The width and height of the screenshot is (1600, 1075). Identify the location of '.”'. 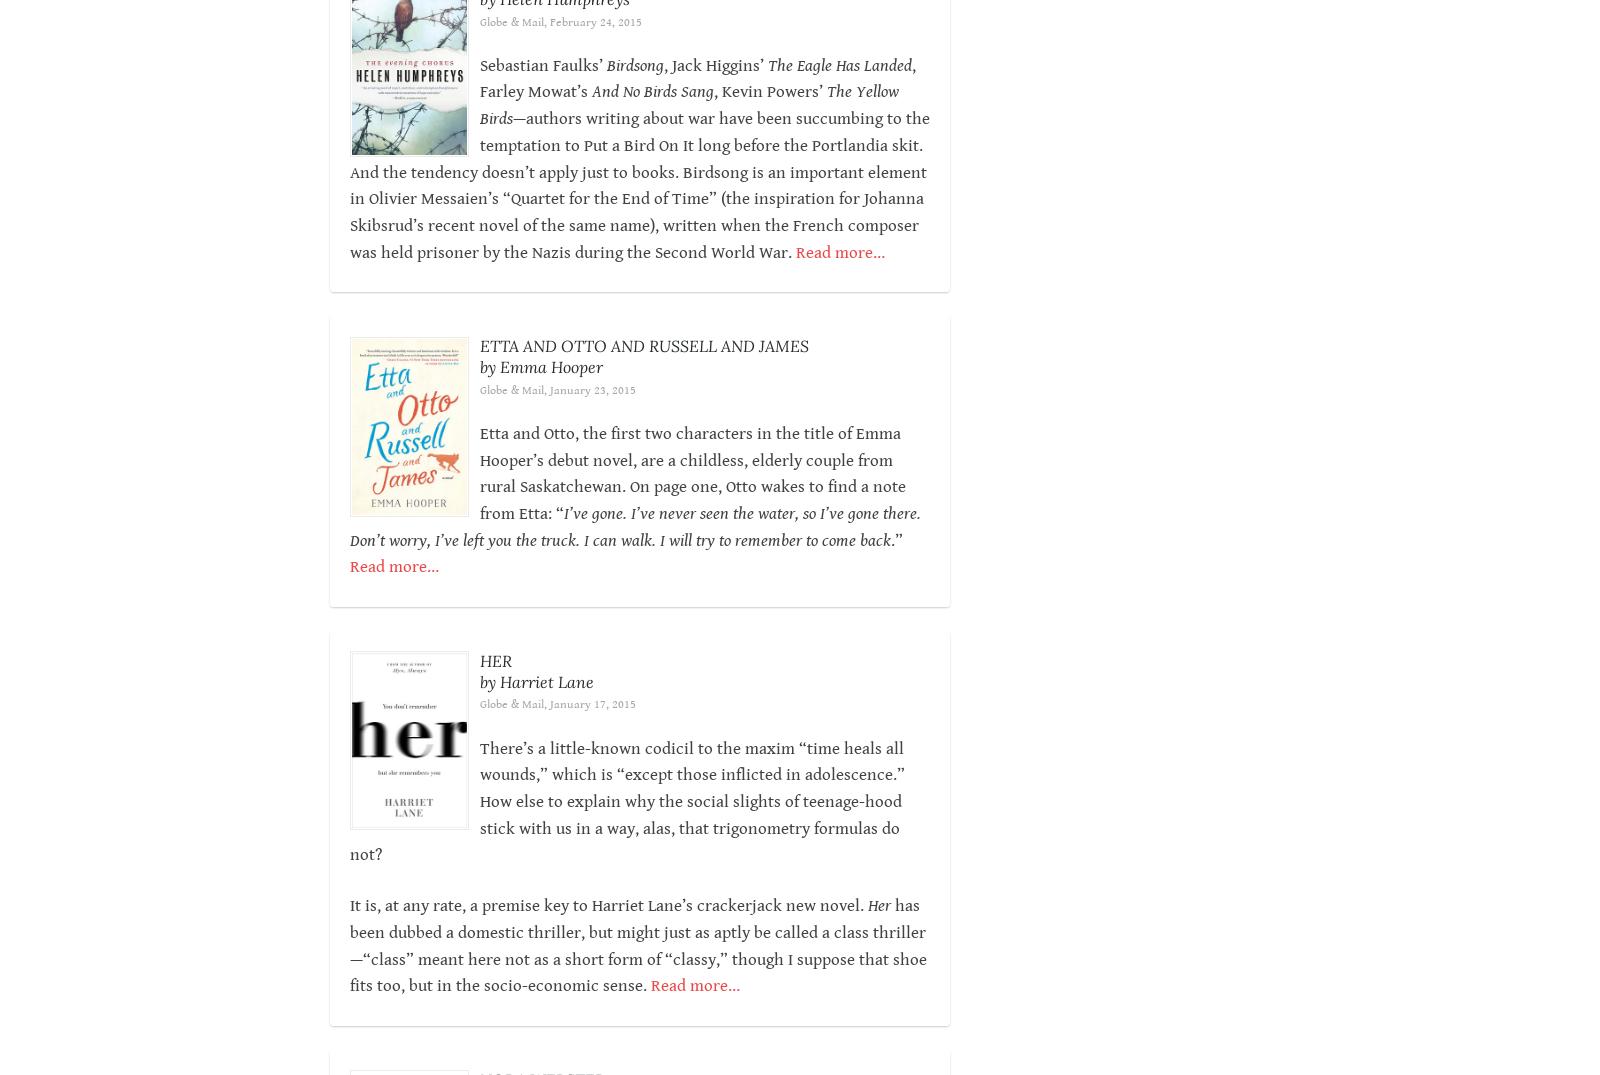
(895, 539).